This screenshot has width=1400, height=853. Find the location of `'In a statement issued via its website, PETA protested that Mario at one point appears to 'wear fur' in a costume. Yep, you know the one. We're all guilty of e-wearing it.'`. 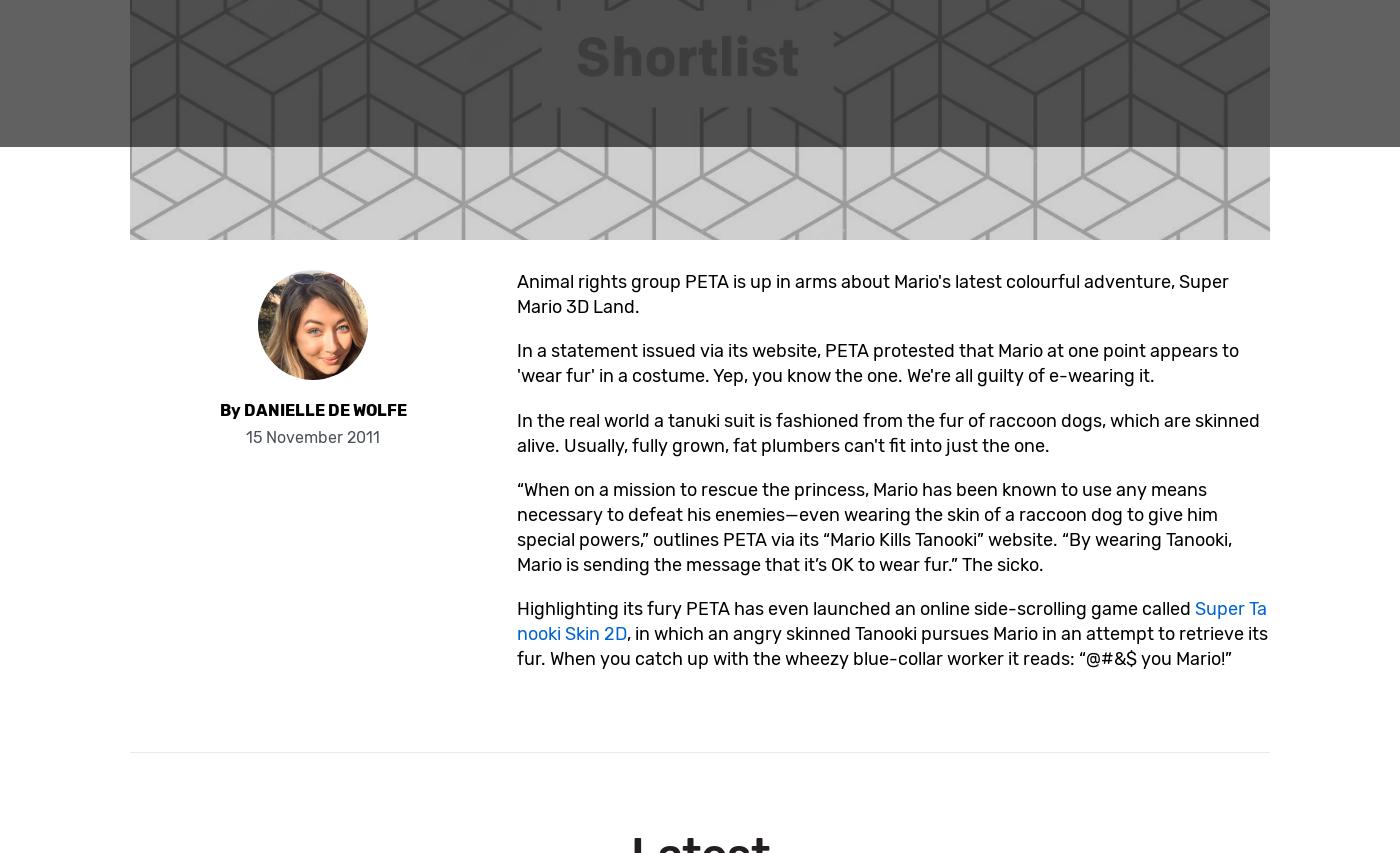

'In a statement issued via its website, PETA protested that Mario at one point appears to 'wear fur' in a costume. Yep, you know the one. We're all guilty of e-wearing it.' is located at coordinates (875, 363).